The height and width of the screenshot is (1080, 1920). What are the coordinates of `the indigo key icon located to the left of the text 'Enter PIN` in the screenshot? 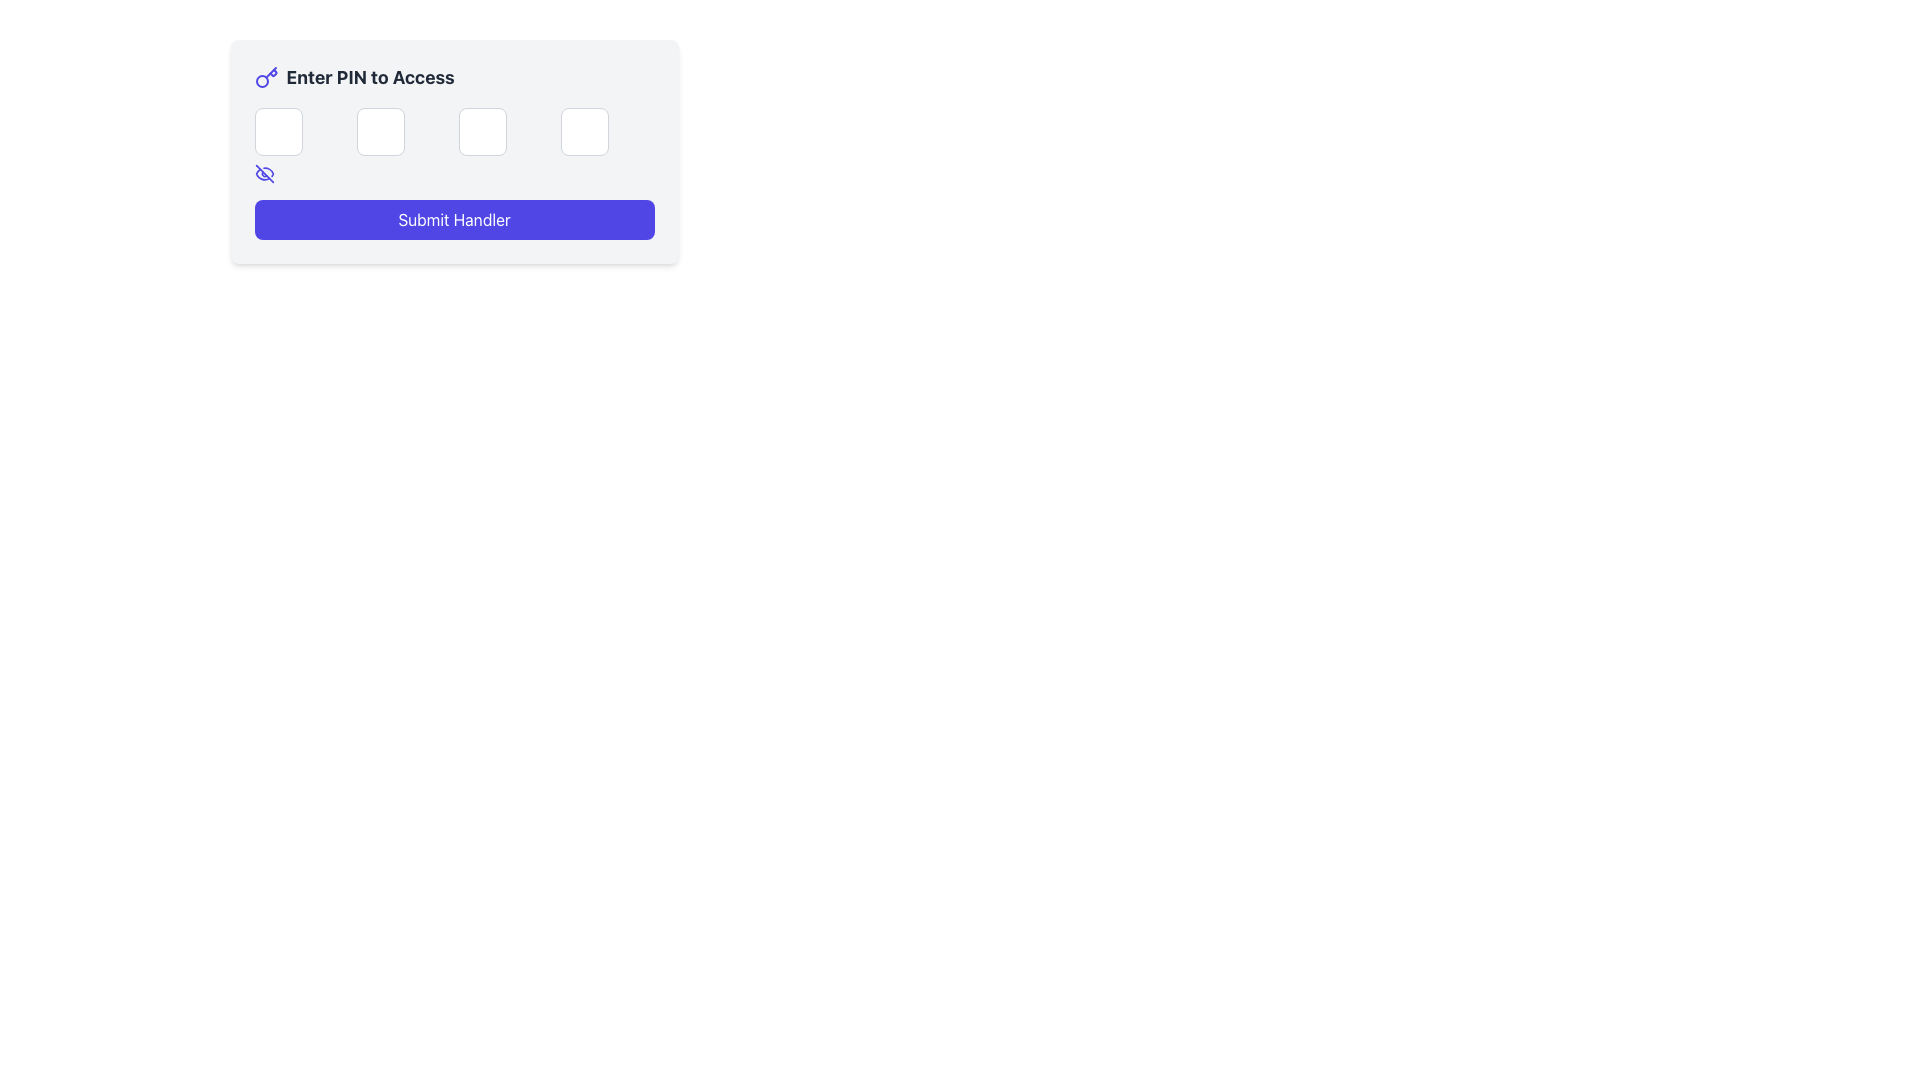 It's located at (265, 76).